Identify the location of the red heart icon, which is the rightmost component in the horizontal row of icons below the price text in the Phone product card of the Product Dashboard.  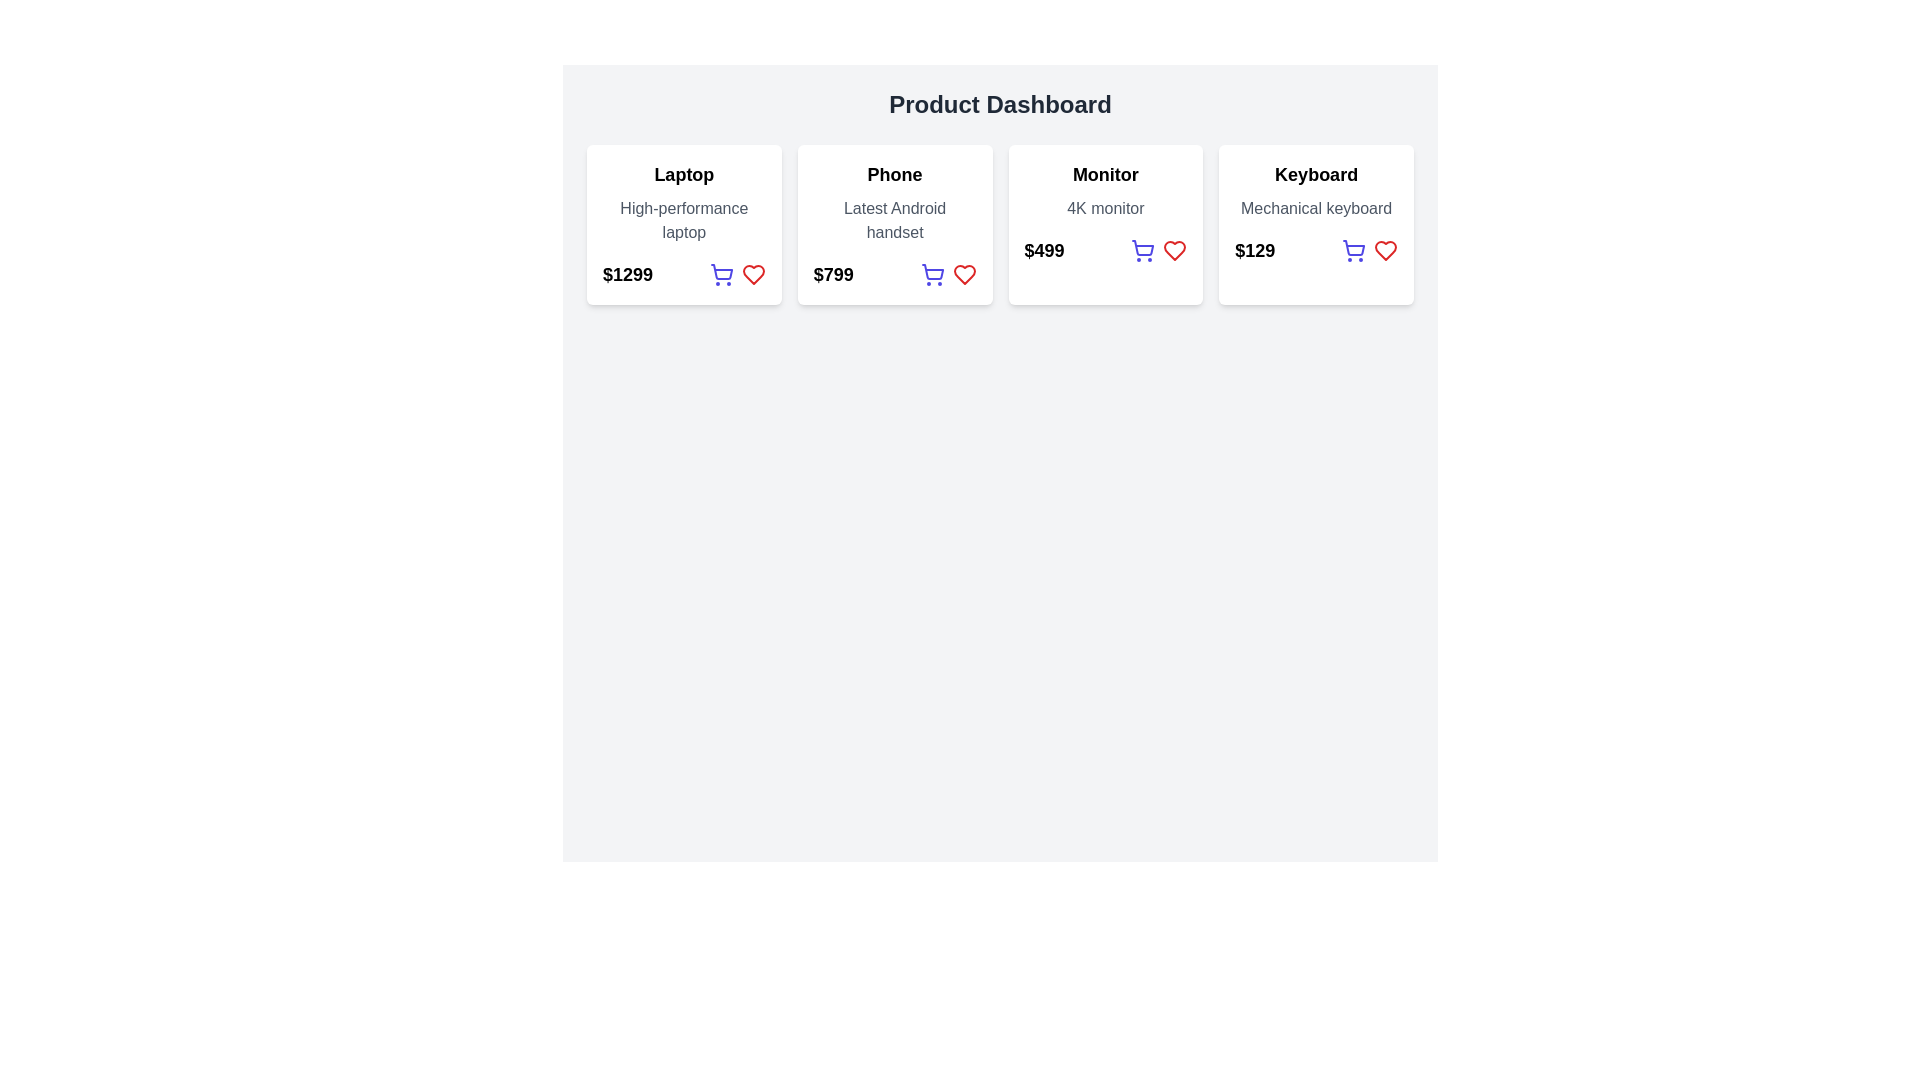
(964, 274).